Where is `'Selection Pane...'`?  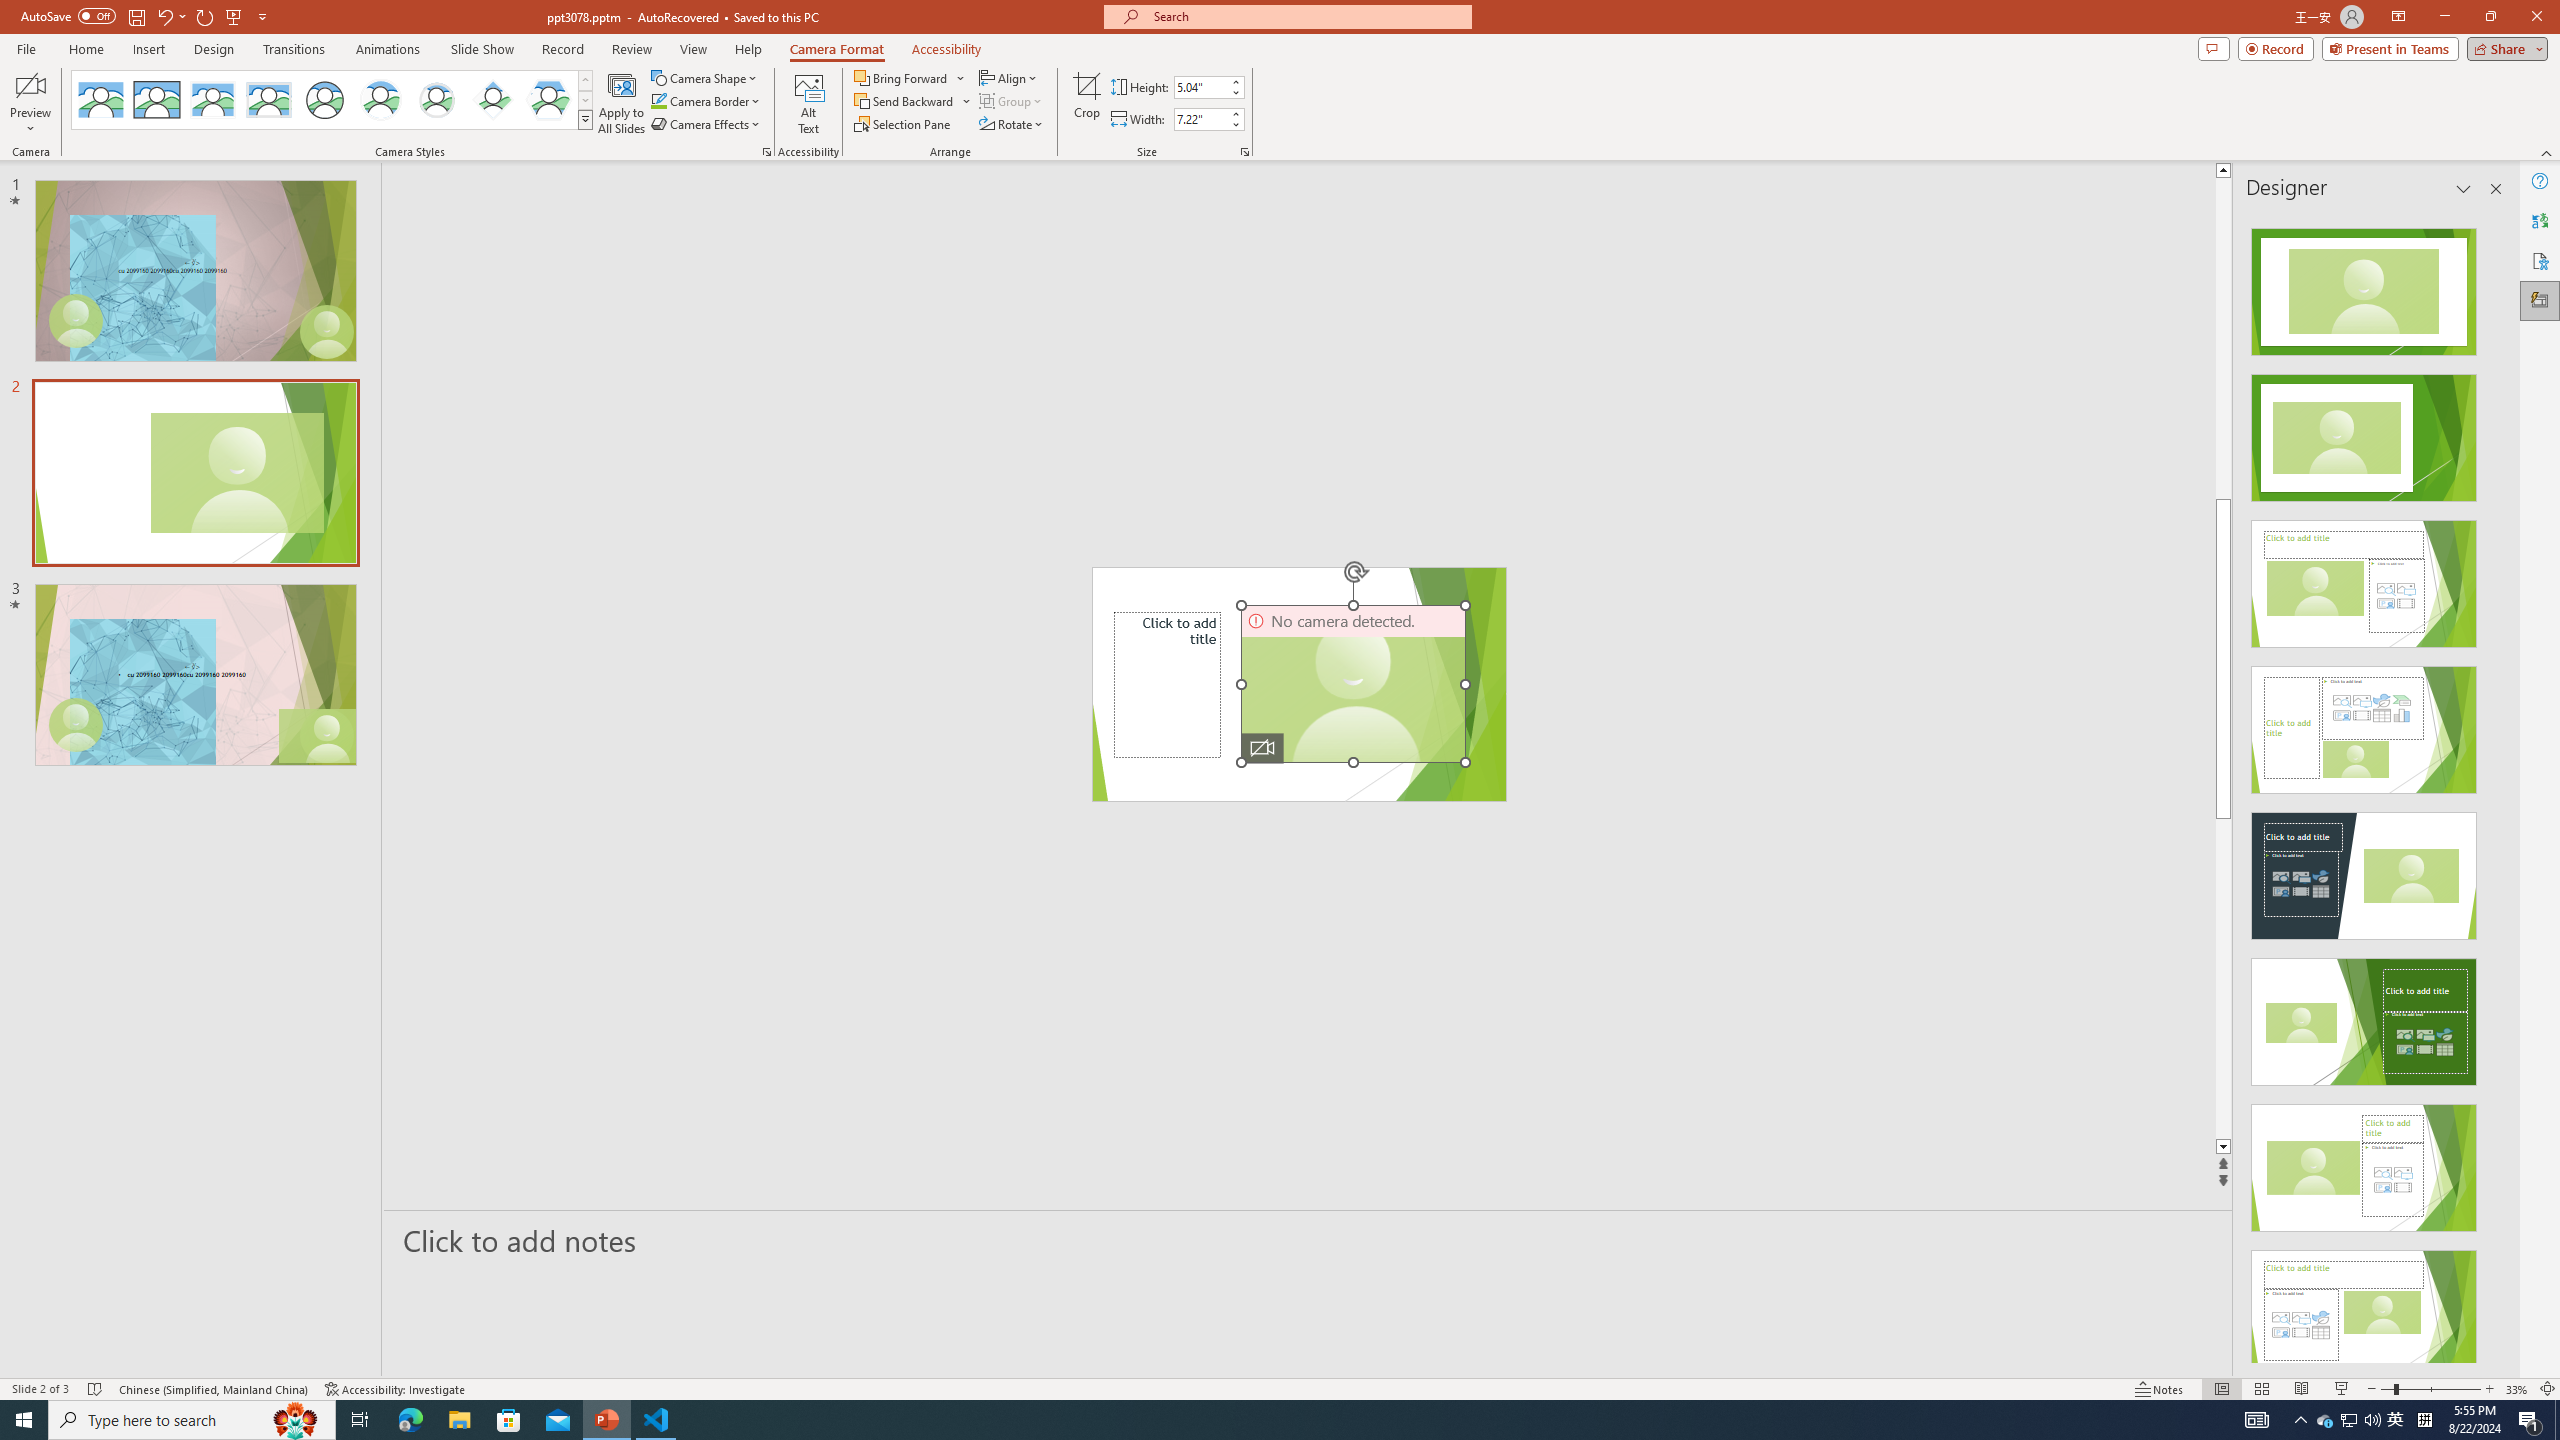
'Selection Pane...' is located at coordinates (902, 122).